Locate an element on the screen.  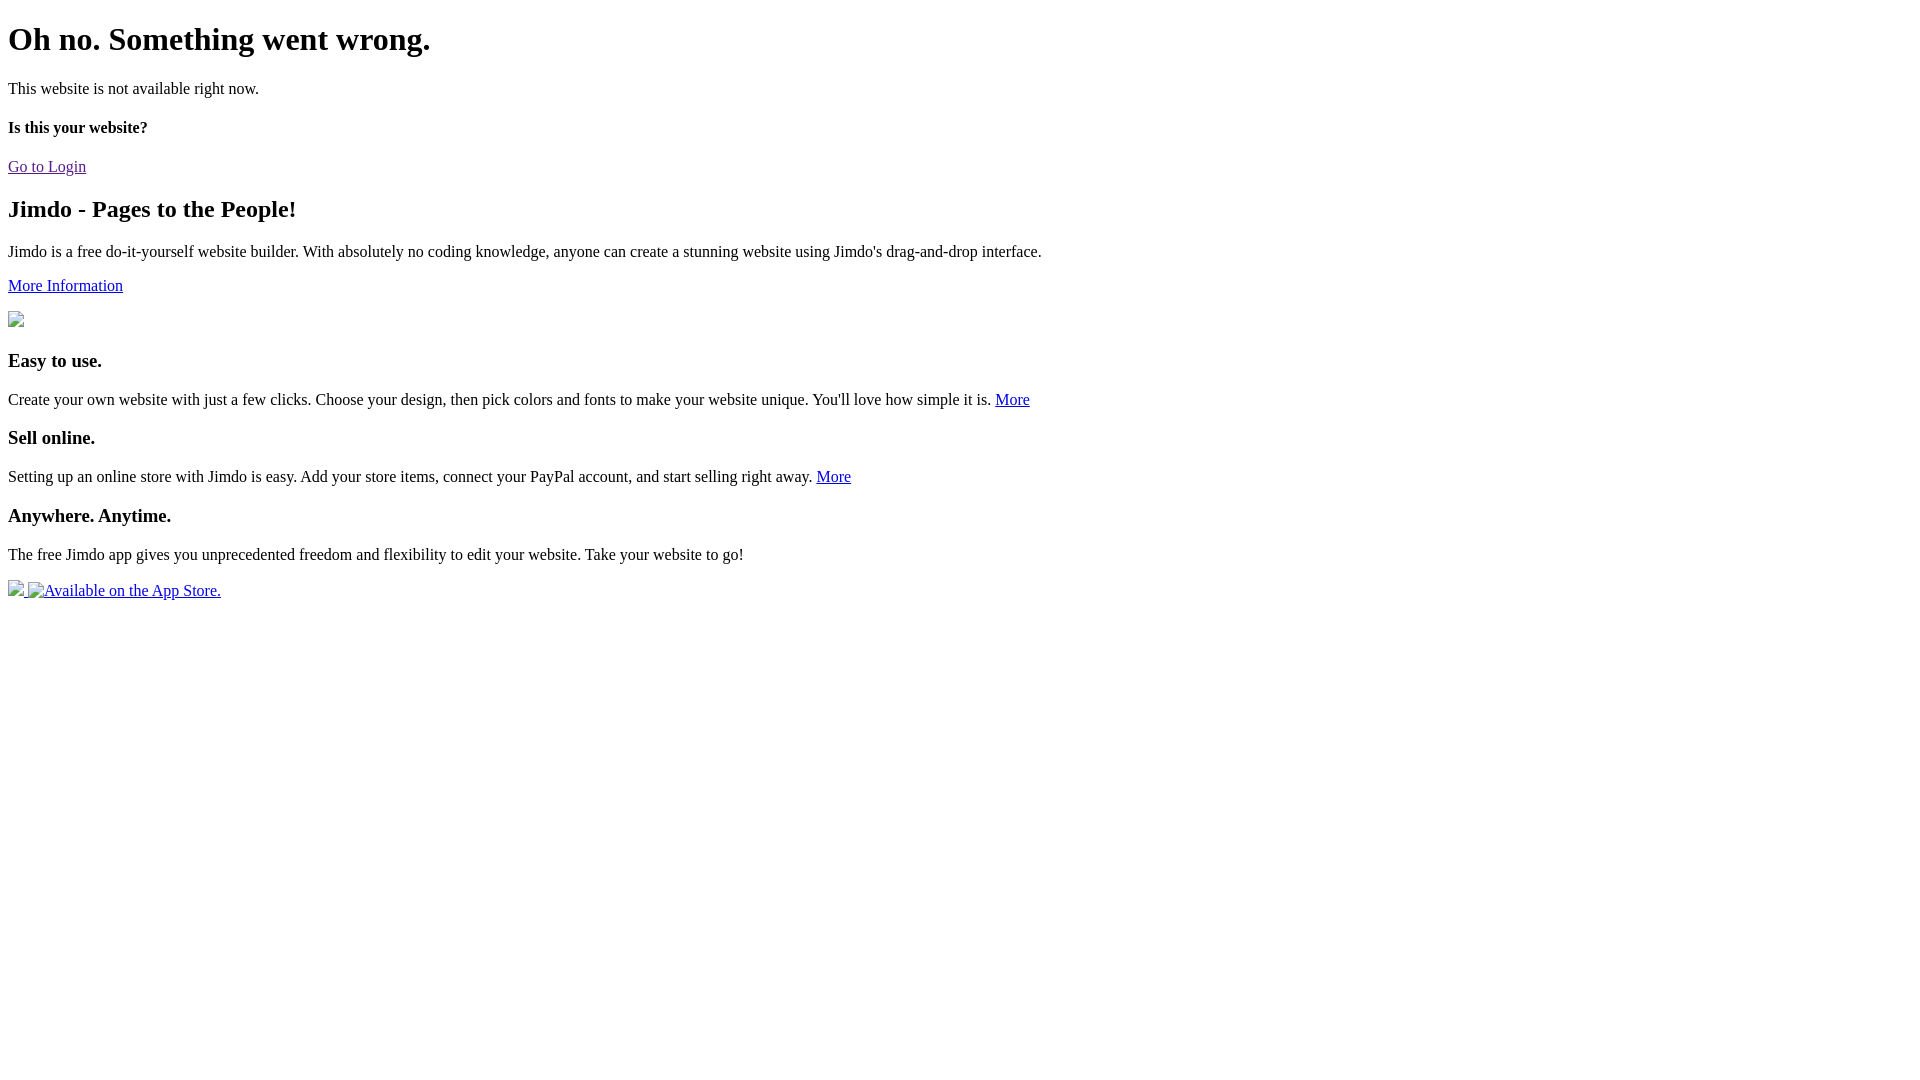
'Available on the App Store.' is located at coordinates (113, 589).